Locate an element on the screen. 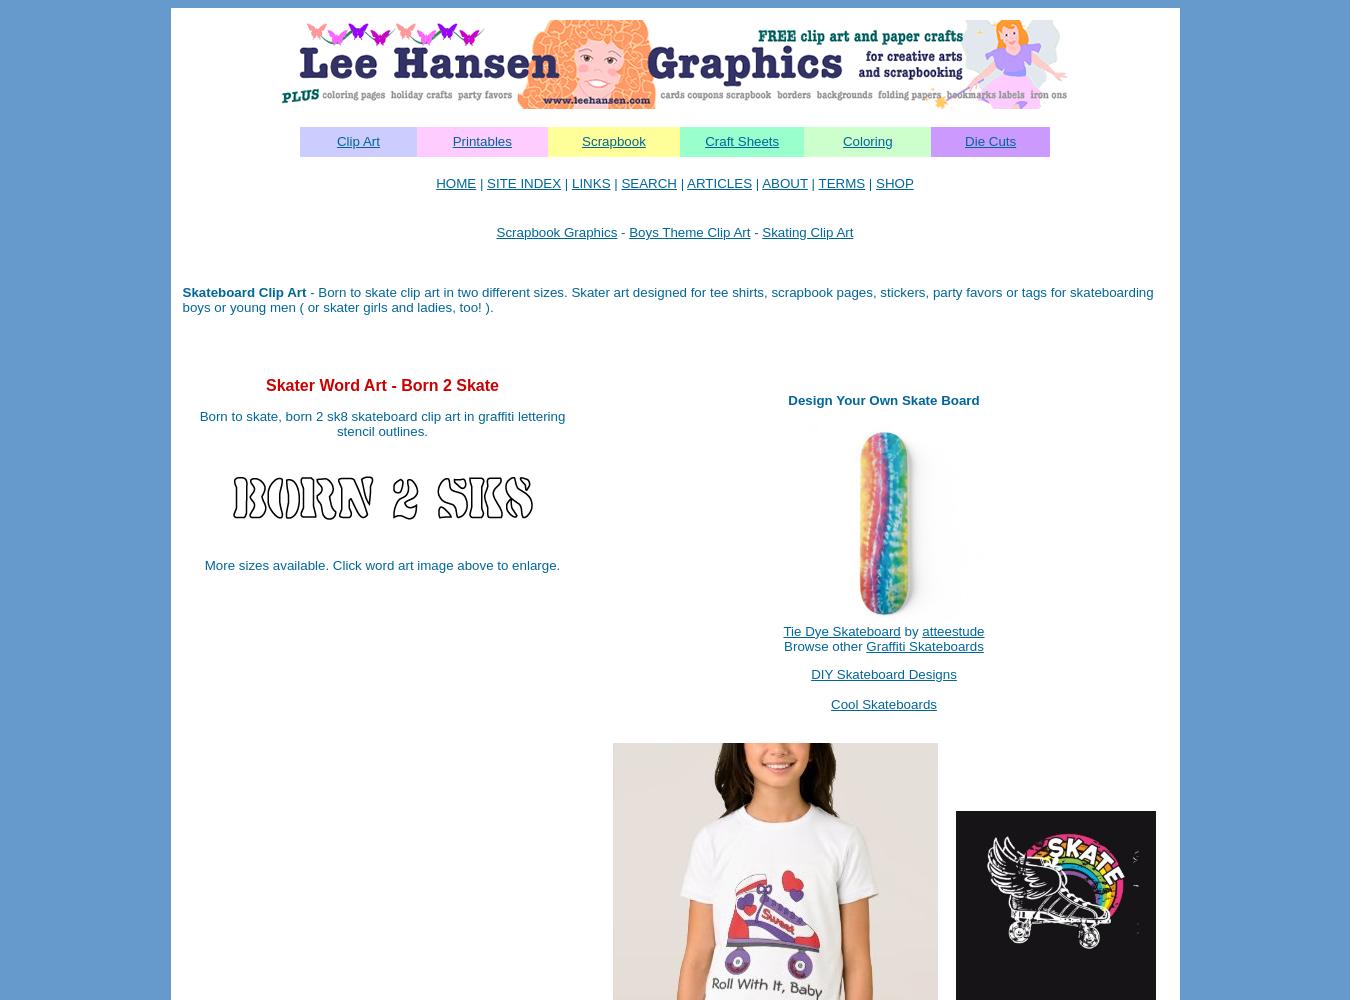  'DIY  Skateboard Designs' is located at coordinates (883, 673).